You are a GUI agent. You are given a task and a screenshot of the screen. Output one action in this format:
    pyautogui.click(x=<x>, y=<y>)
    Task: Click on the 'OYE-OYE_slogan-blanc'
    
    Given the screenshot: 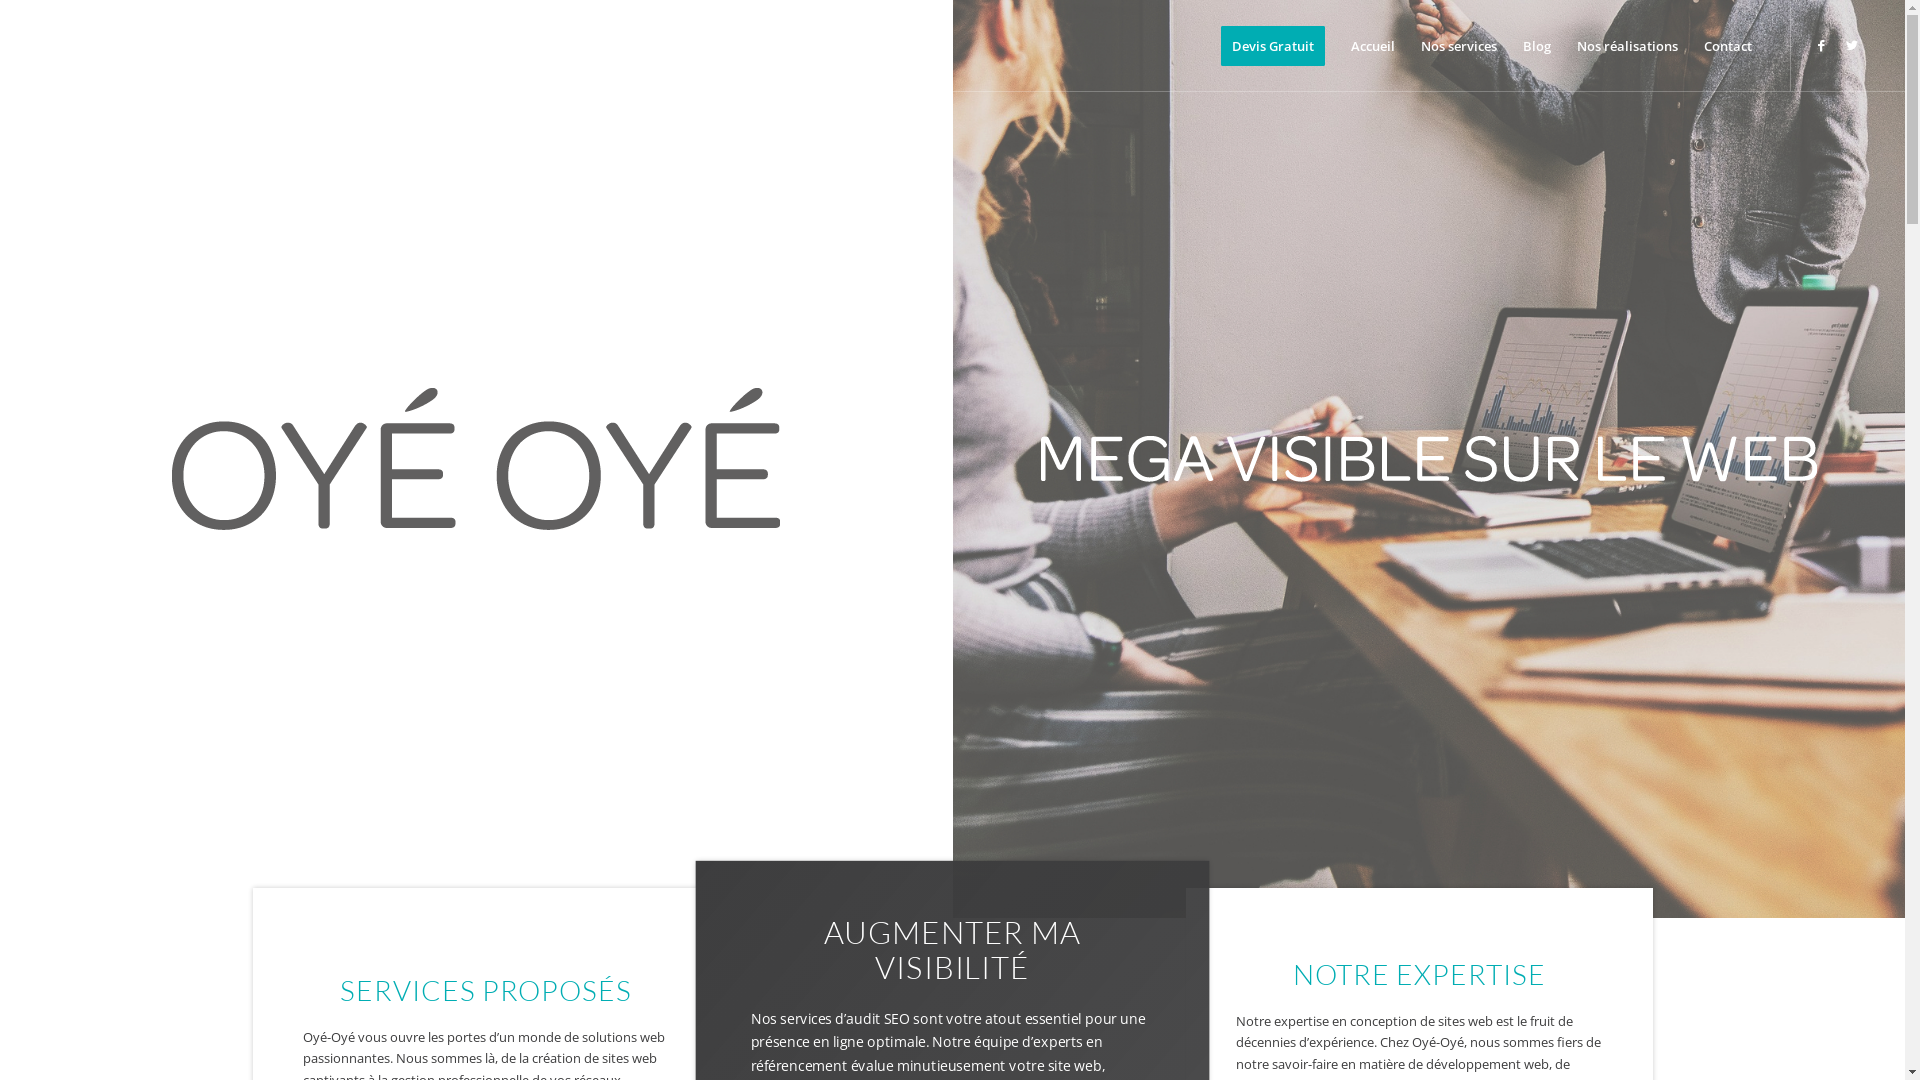 What is the action you would take?
    pyautogui.click(x=1428, y=459)
    